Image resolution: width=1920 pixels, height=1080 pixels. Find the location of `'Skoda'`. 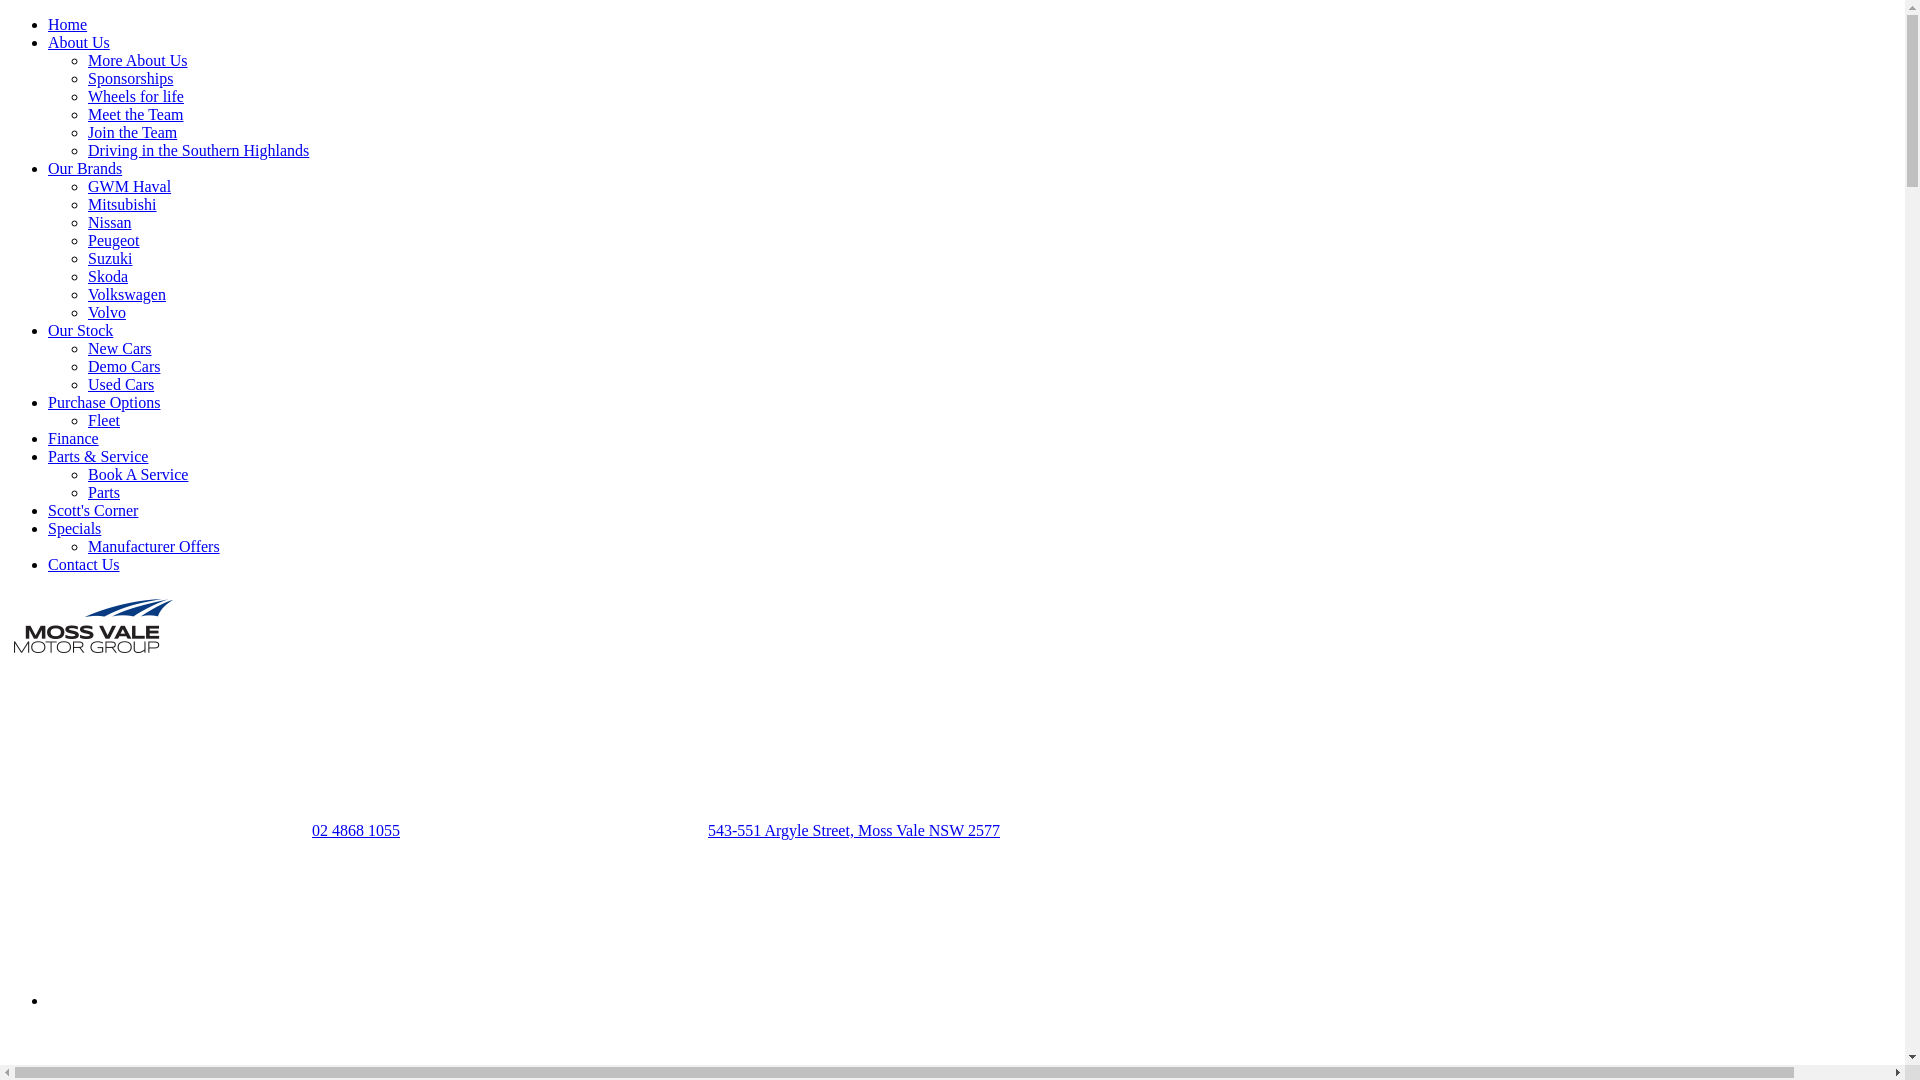

'Skoda' is located at coordinates (106, 276).